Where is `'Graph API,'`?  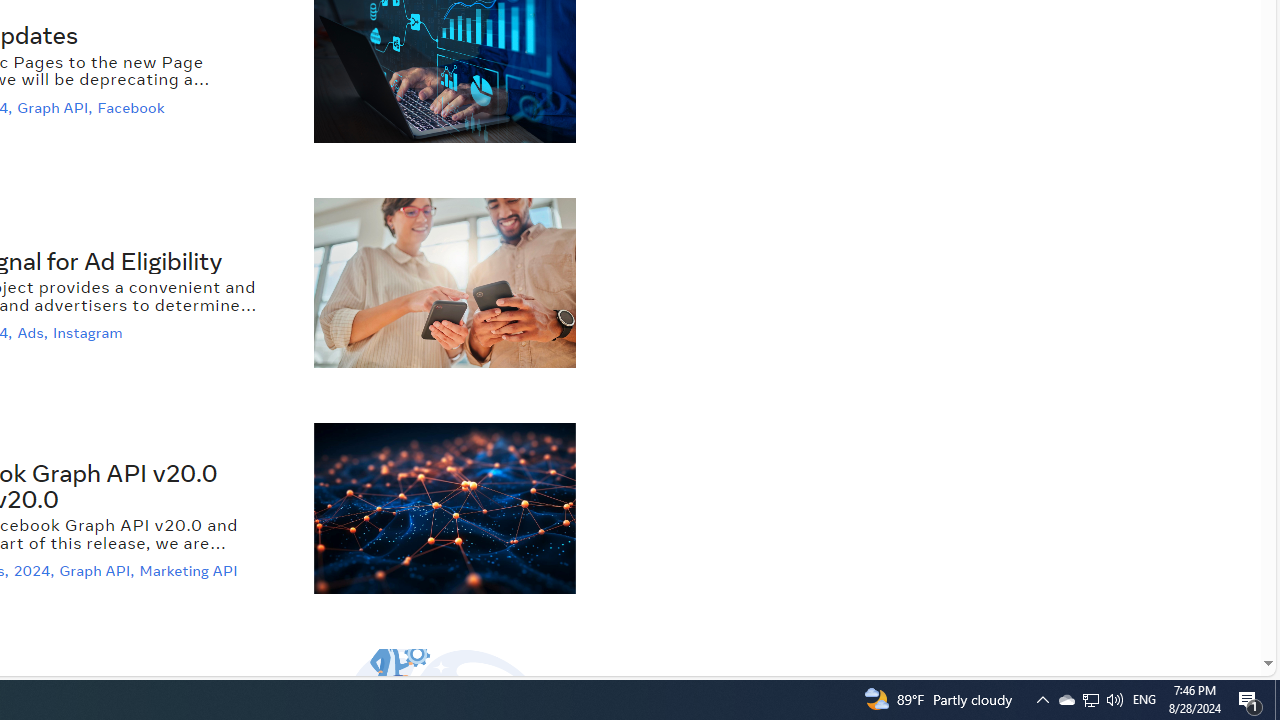
'Graph API,' is located at coordinates (98, 571).